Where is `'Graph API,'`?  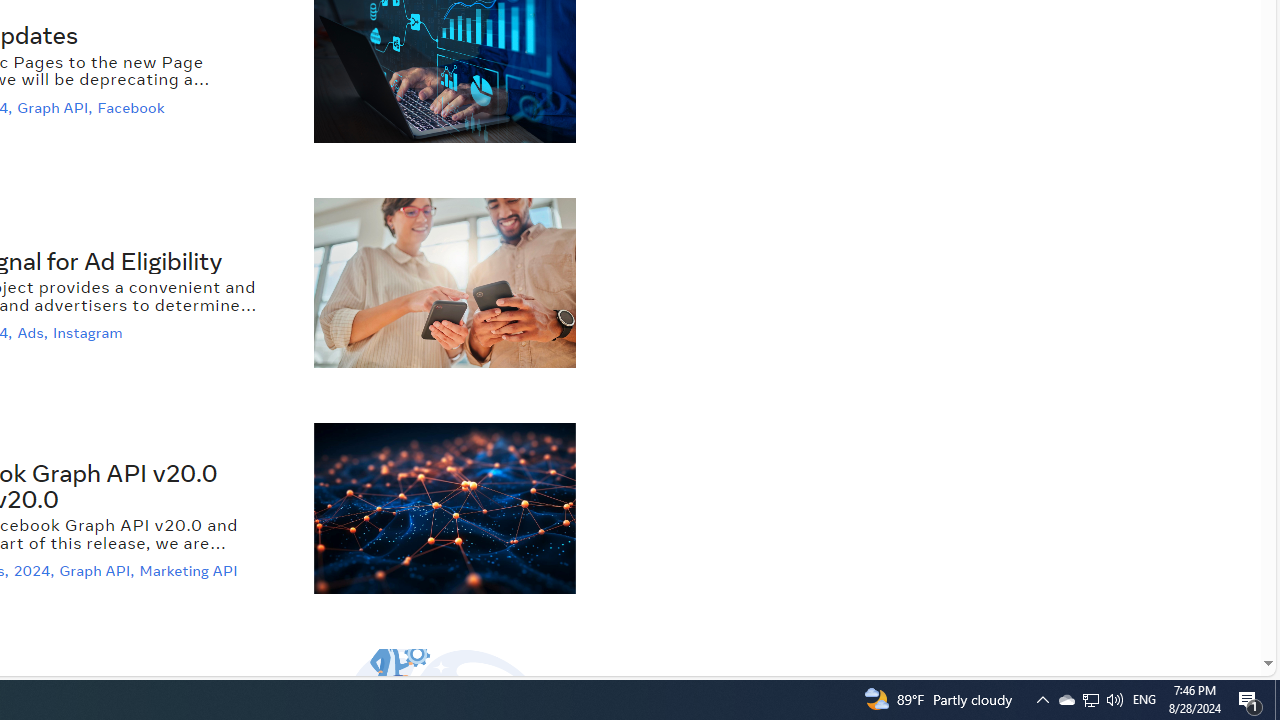
'Graph API,' is located at coordinates (98, 571).